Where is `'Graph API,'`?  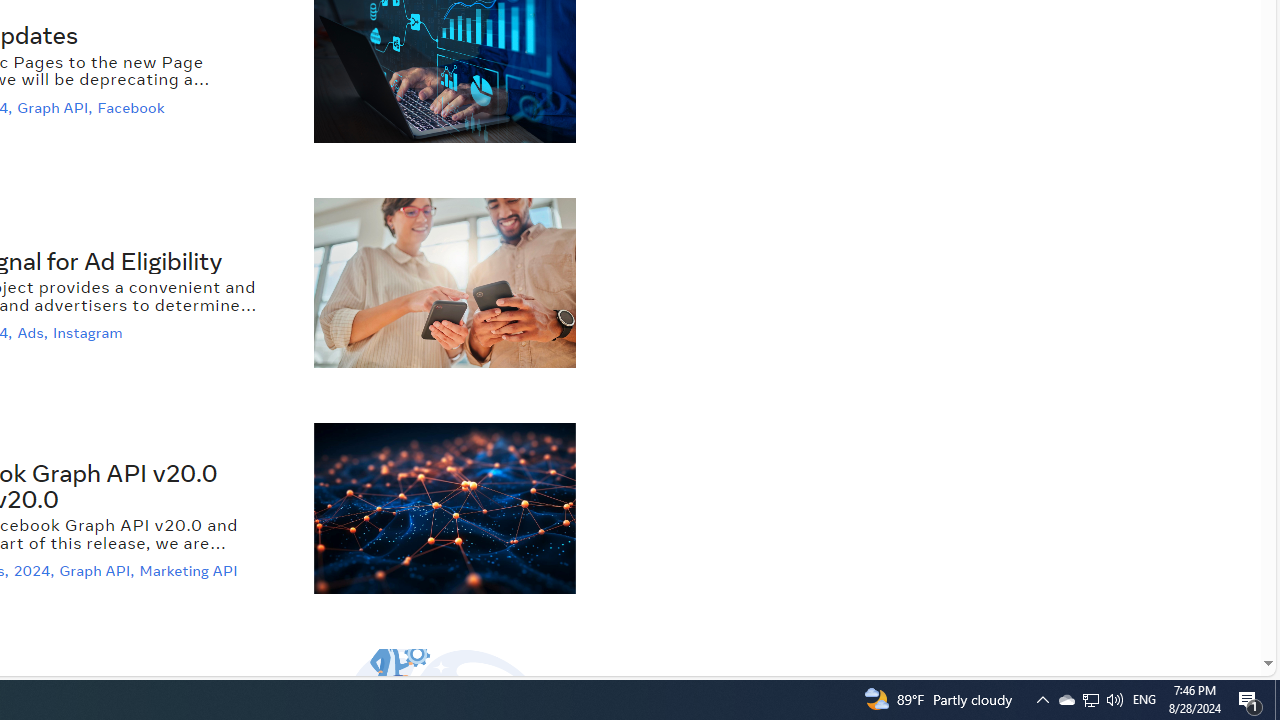
'Graph API,' is located at coordinates (98, 571).